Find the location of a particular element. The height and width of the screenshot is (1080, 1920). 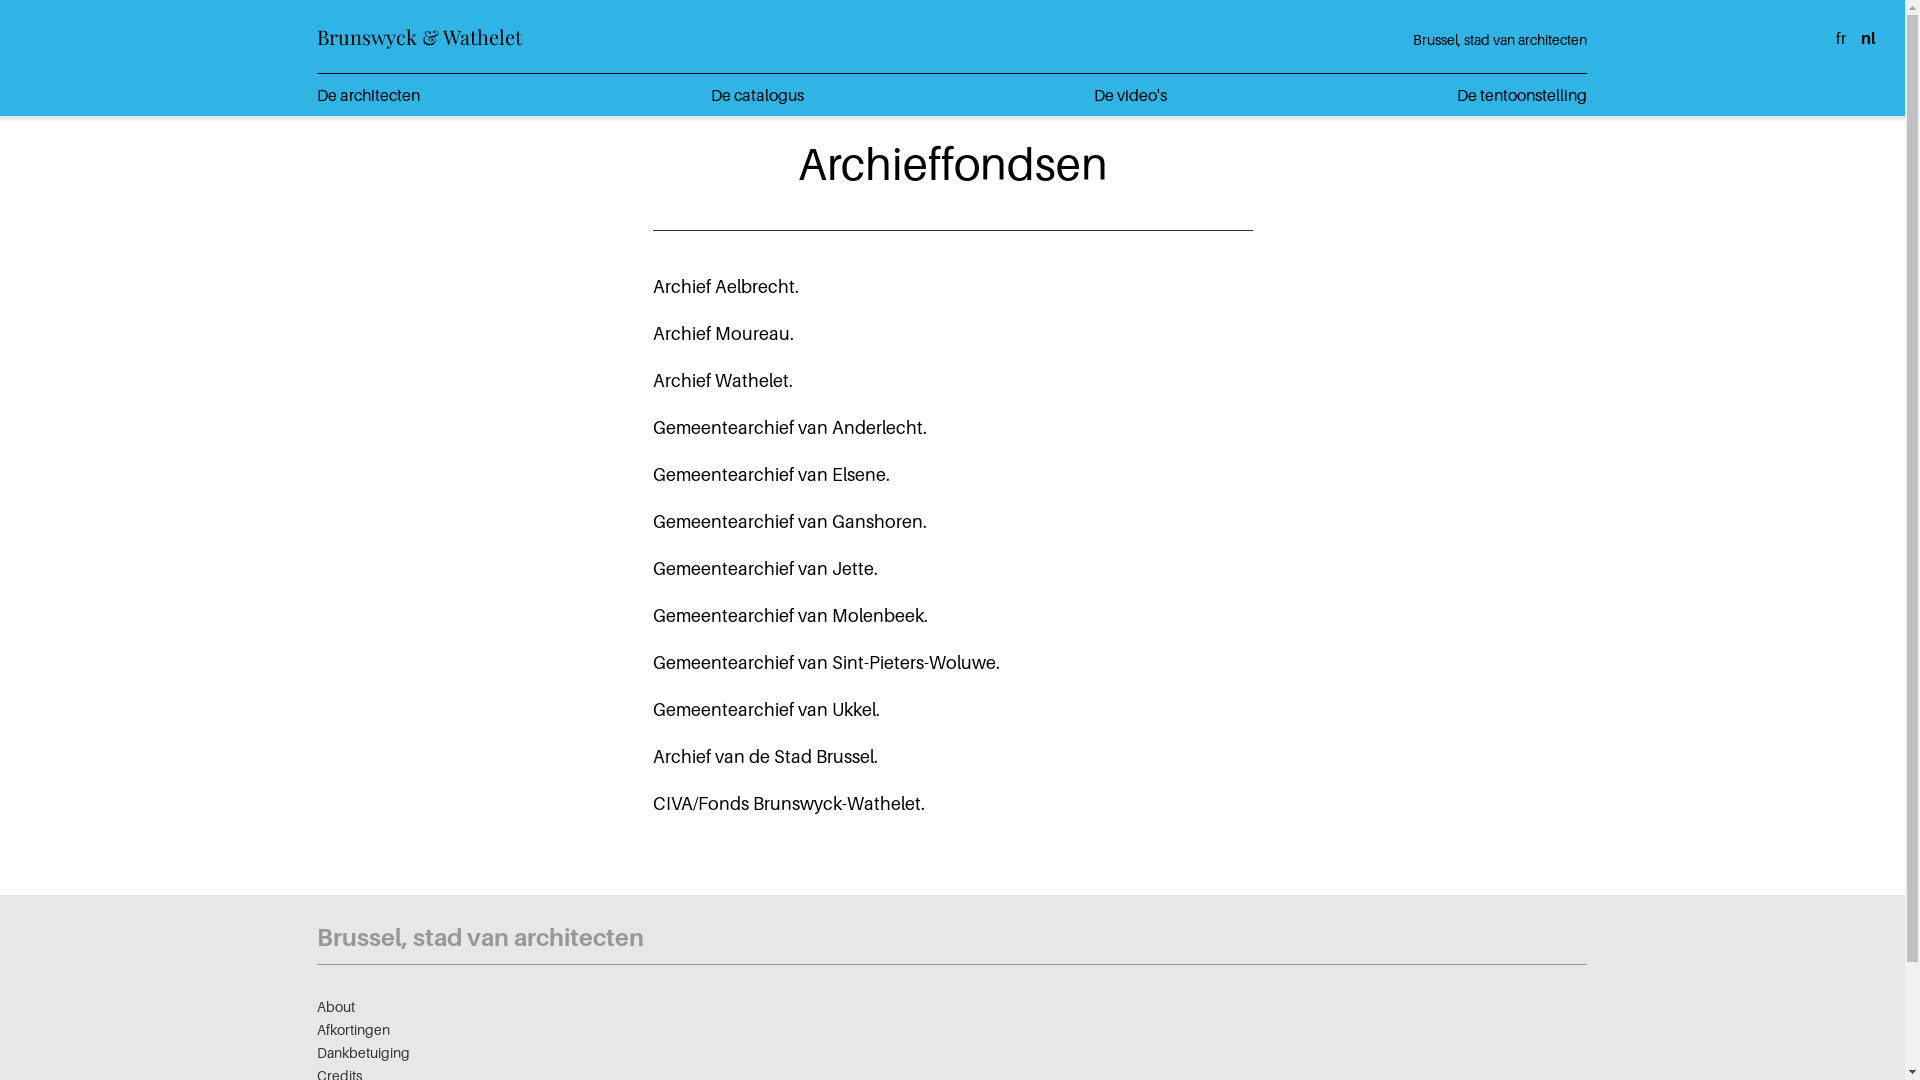

'De tentoonstelling' is located at coordinates (1520, 95).